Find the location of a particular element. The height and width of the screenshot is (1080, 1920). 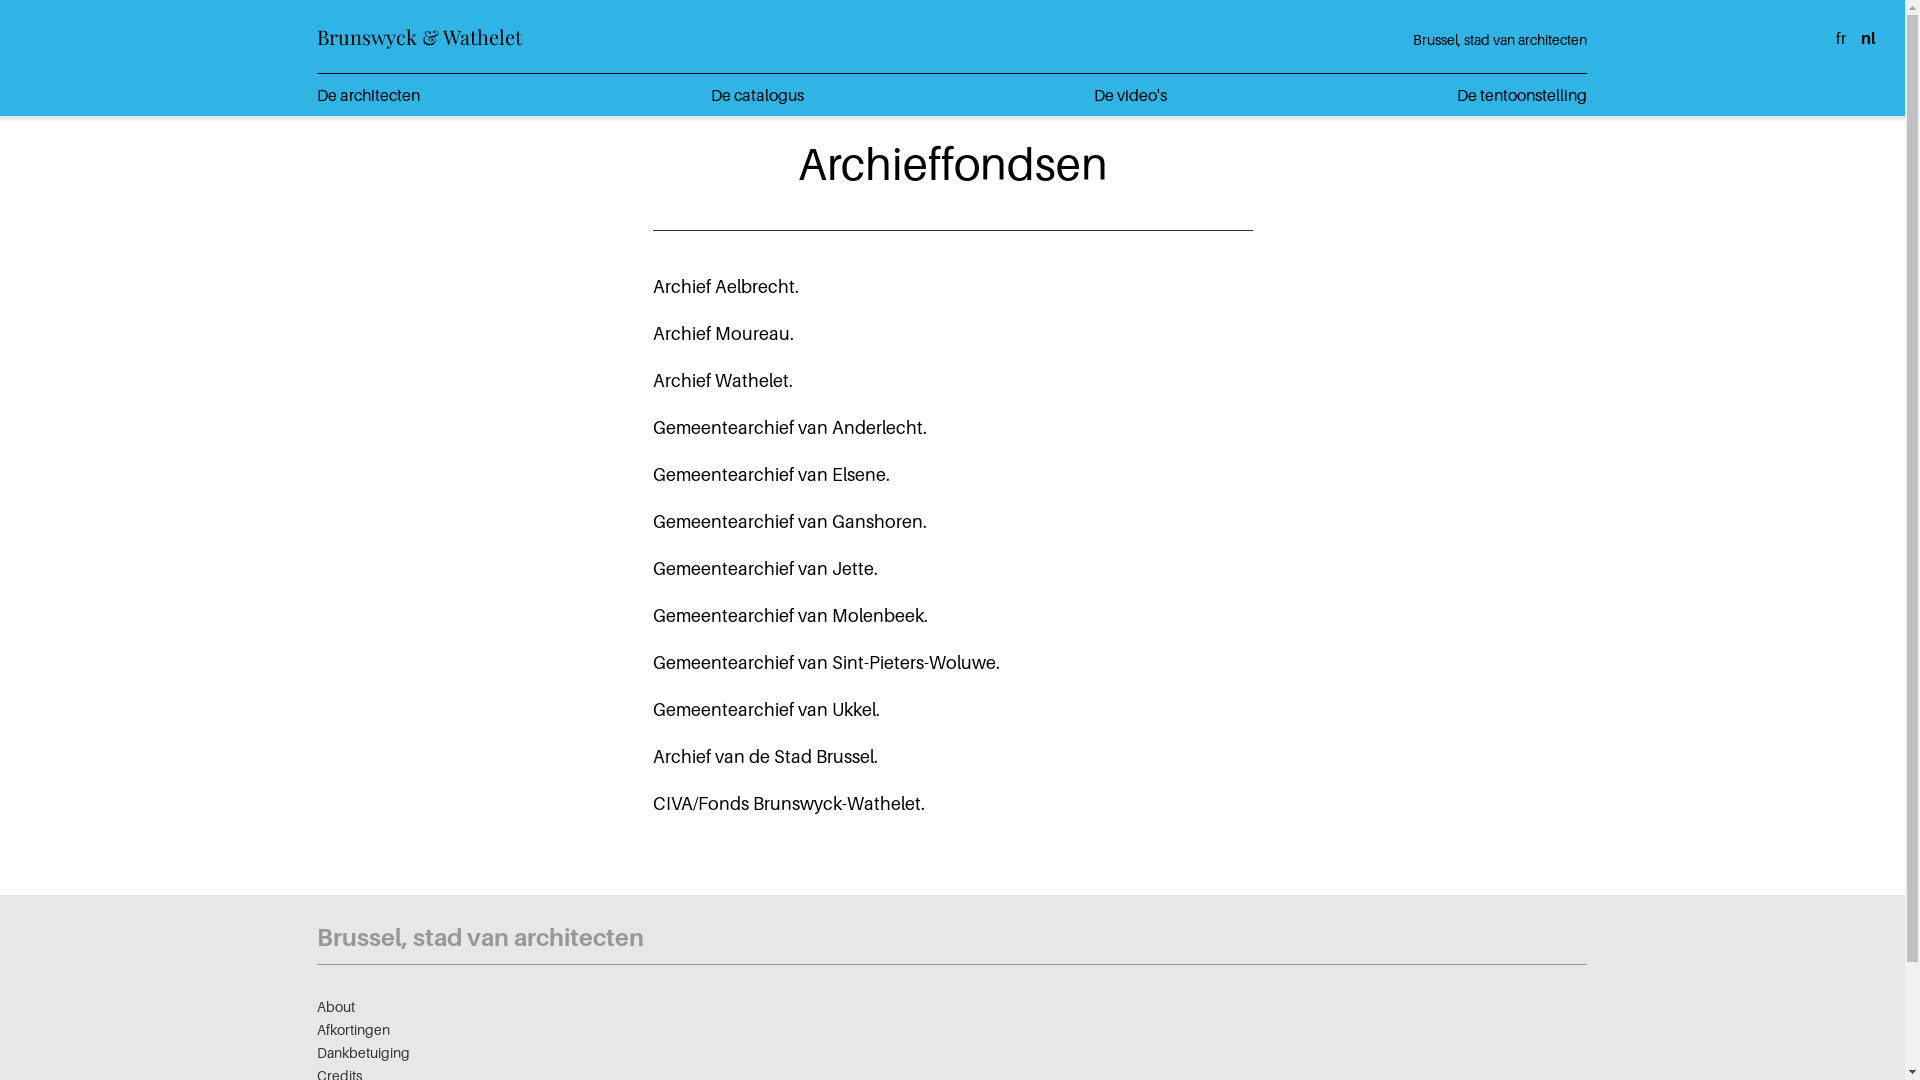

'De tentoonstelling' is located at coordinates (1520, 95).